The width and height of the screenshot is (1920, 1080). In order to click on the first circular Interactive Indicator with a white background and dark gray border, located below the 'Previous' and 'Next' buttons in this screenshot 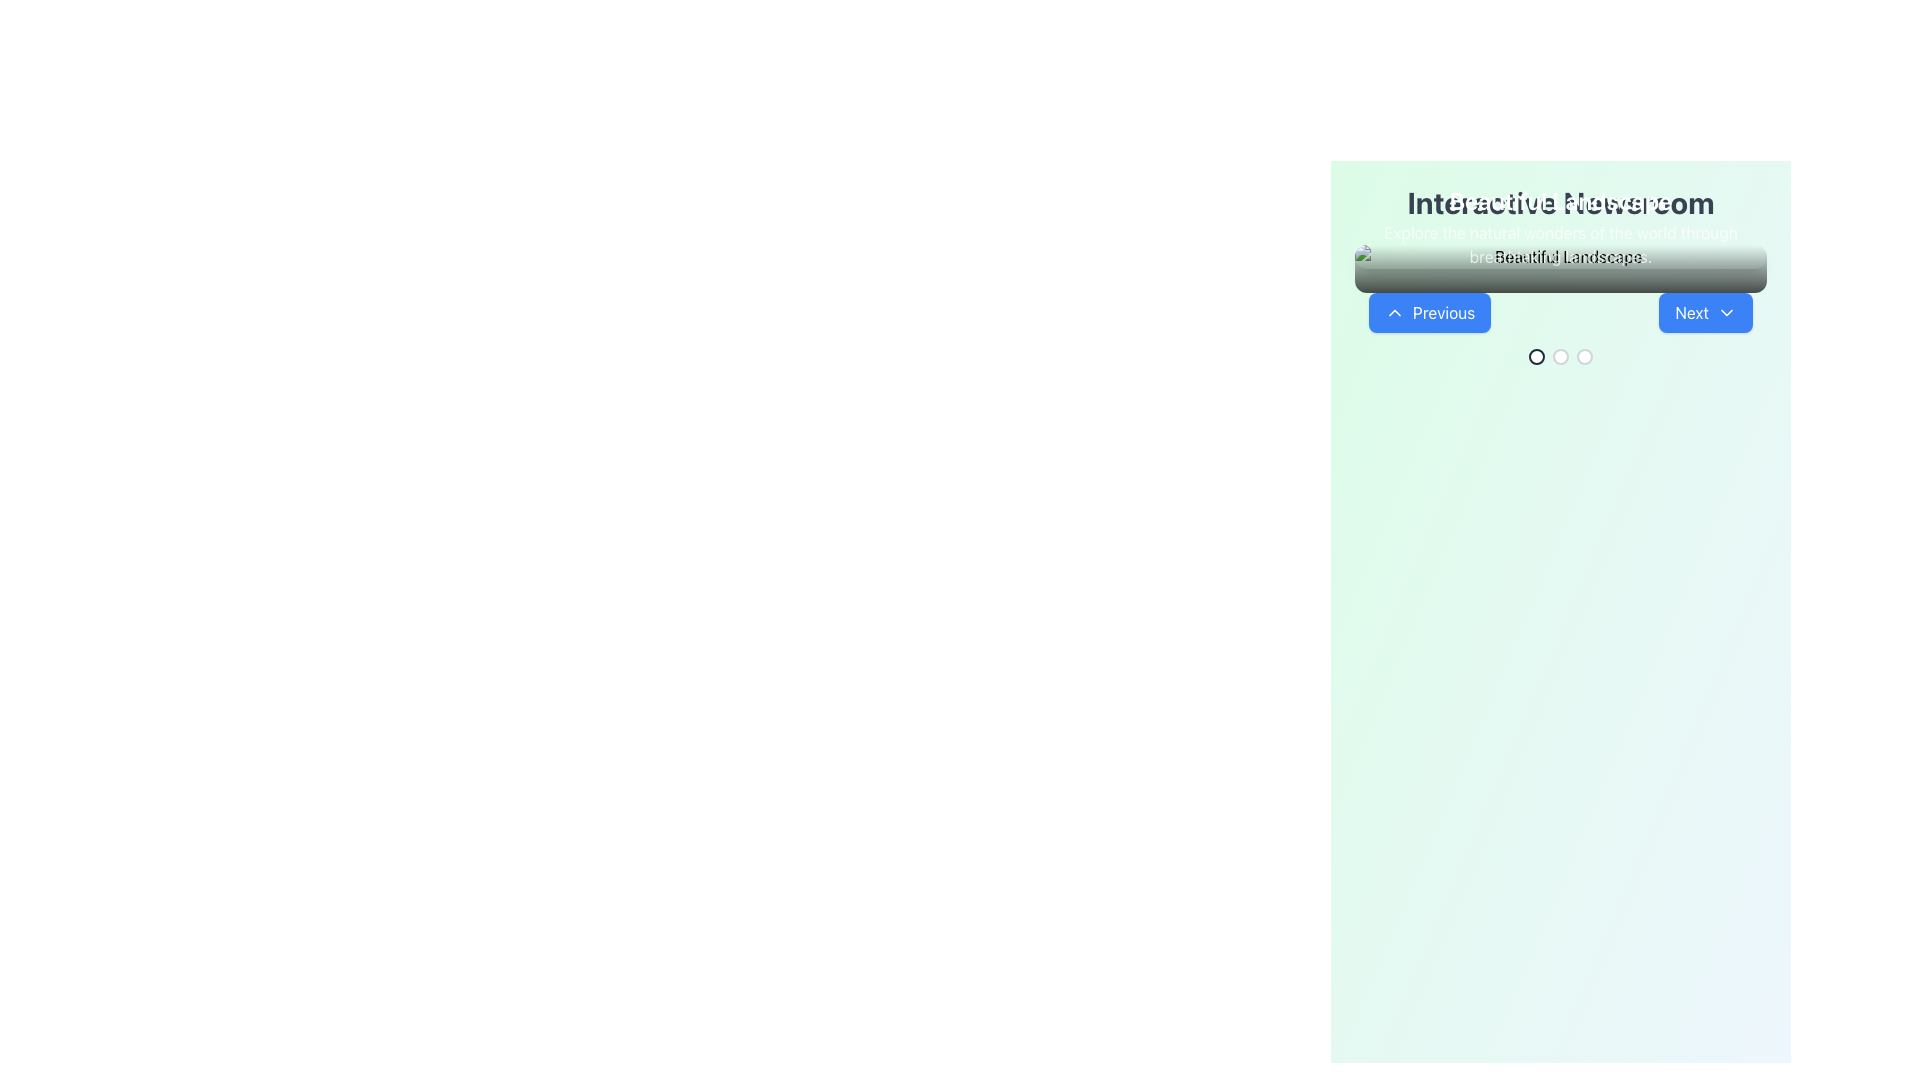, I will do `click(1535, 356)`.